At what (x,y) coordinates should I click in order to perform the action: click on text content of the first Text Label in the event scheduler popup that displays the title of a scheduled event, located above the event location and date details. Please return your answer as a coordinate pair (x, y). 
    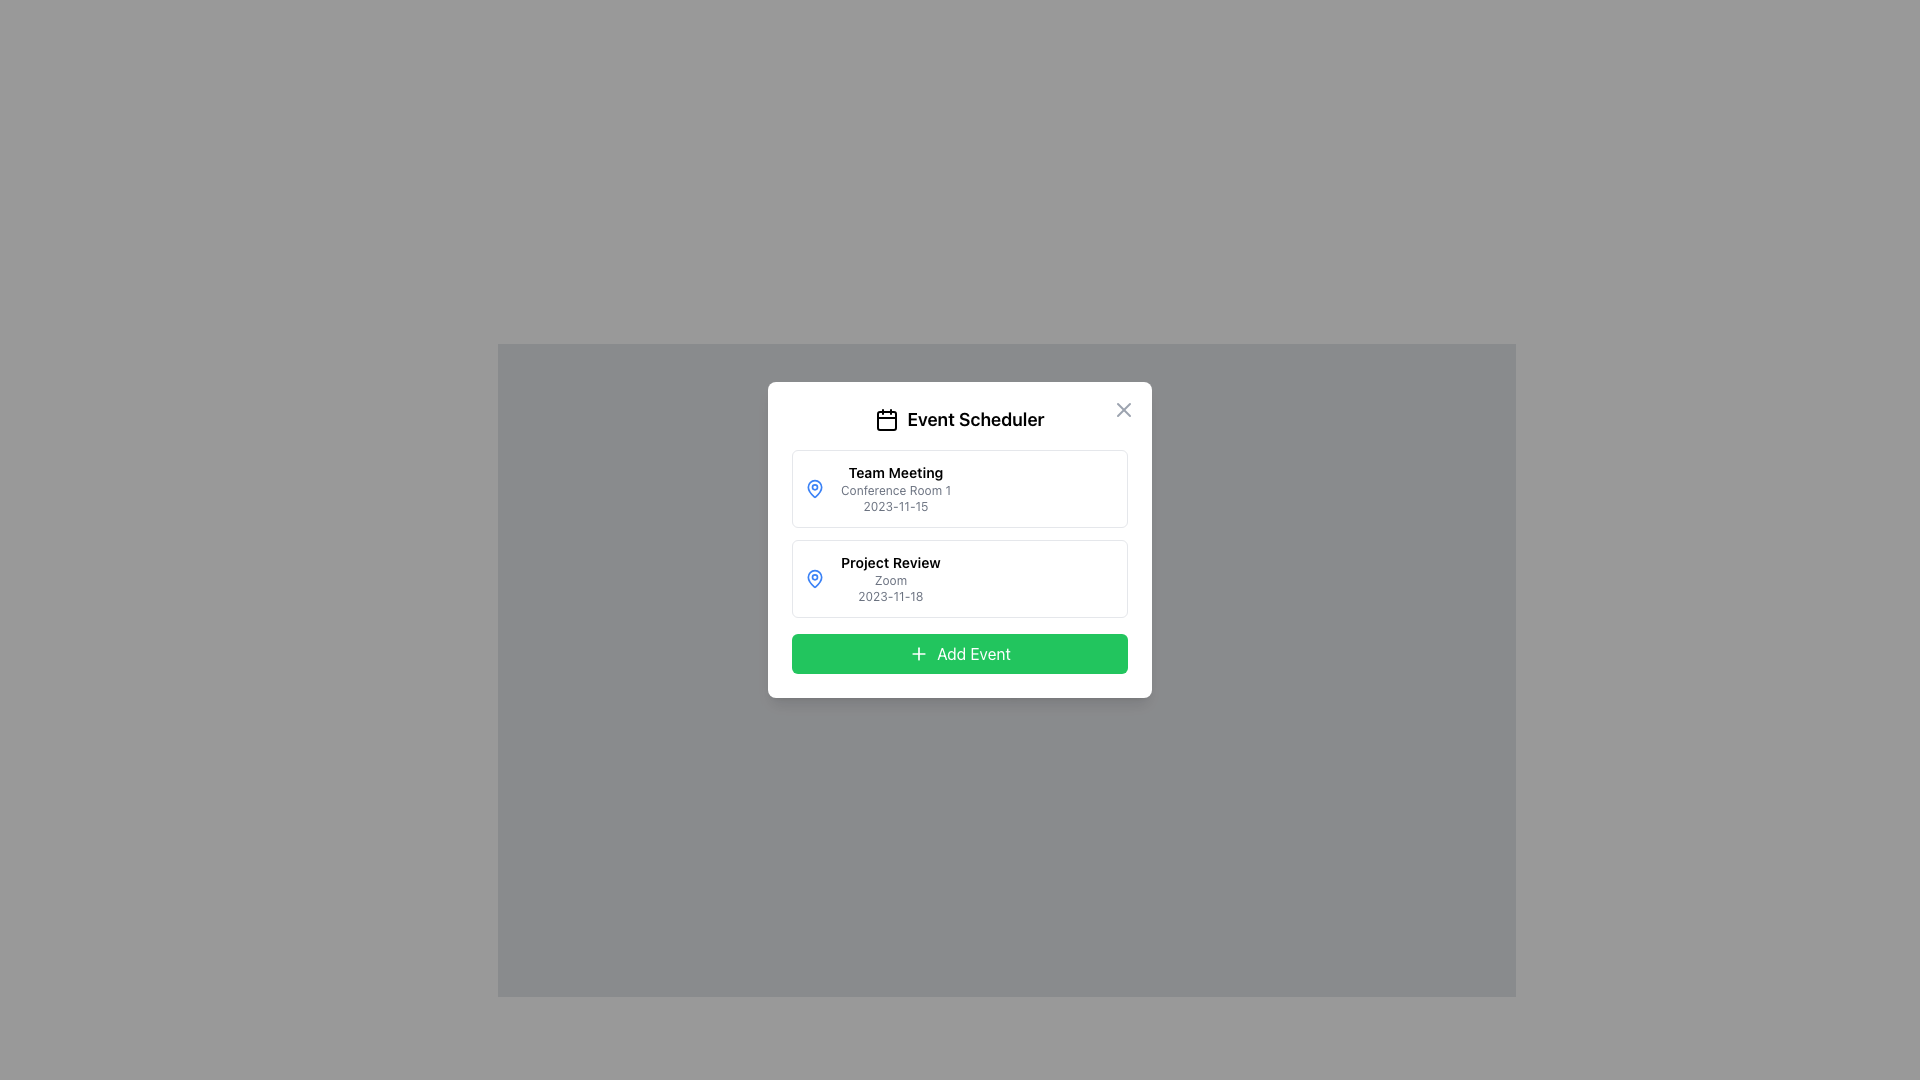
    Looking at the image, I should click on (895, 473).